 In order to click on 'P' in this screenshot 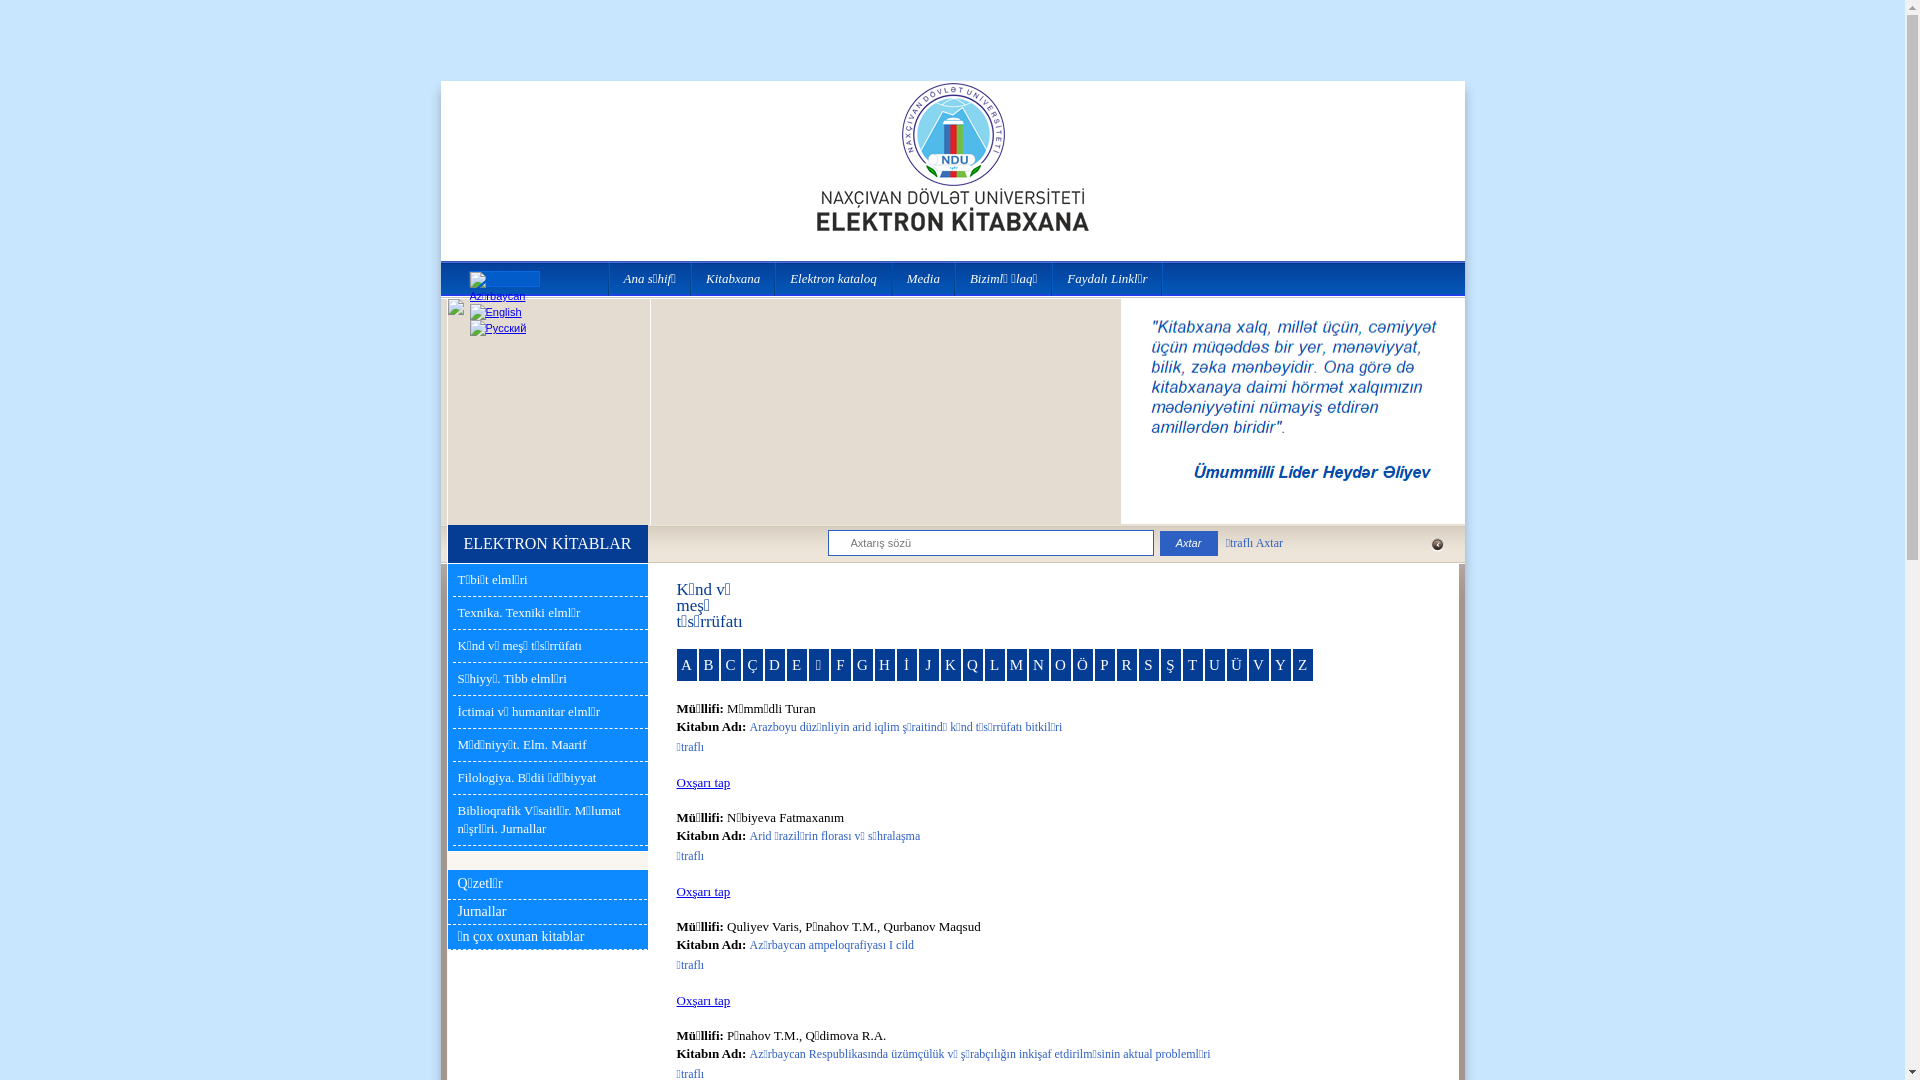, I will do `click(1103, 664)`.